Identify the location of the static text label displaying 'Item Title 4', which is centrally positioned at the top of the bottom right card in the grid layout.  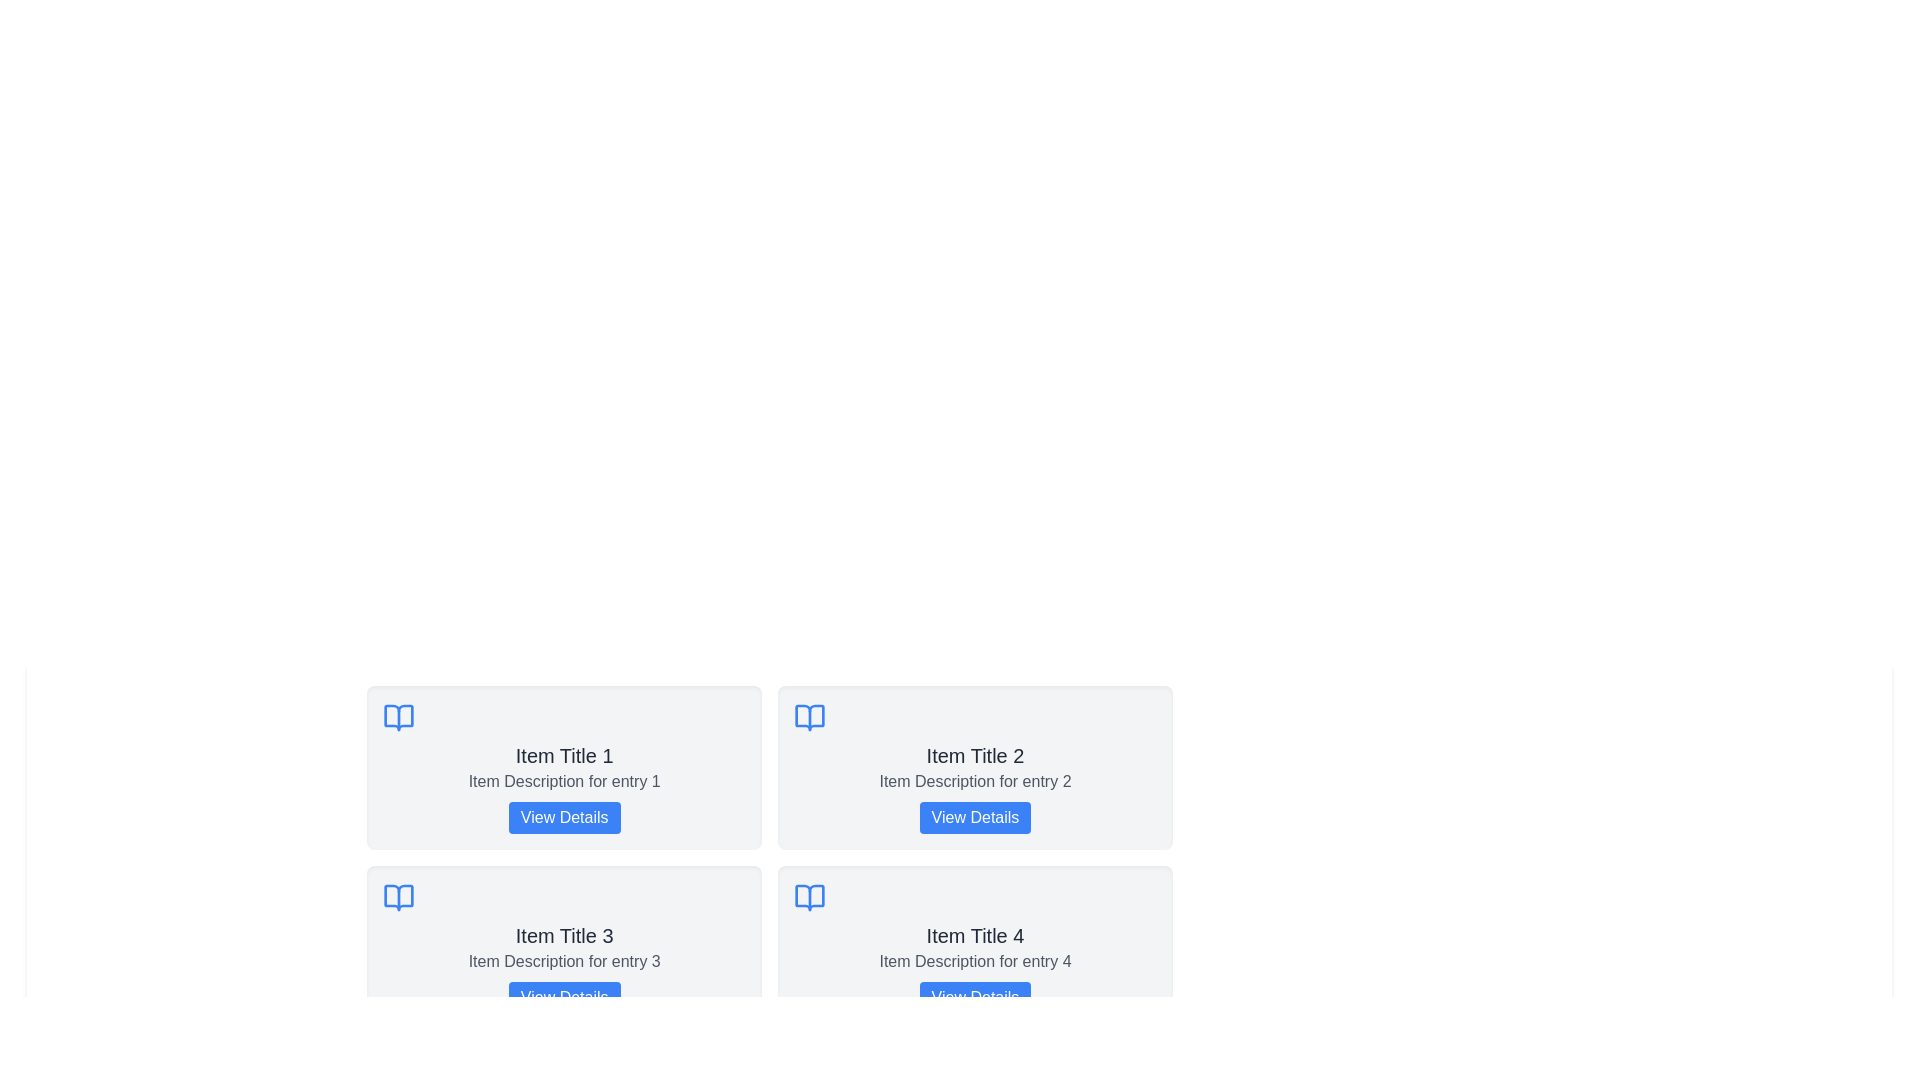
(975, 936).